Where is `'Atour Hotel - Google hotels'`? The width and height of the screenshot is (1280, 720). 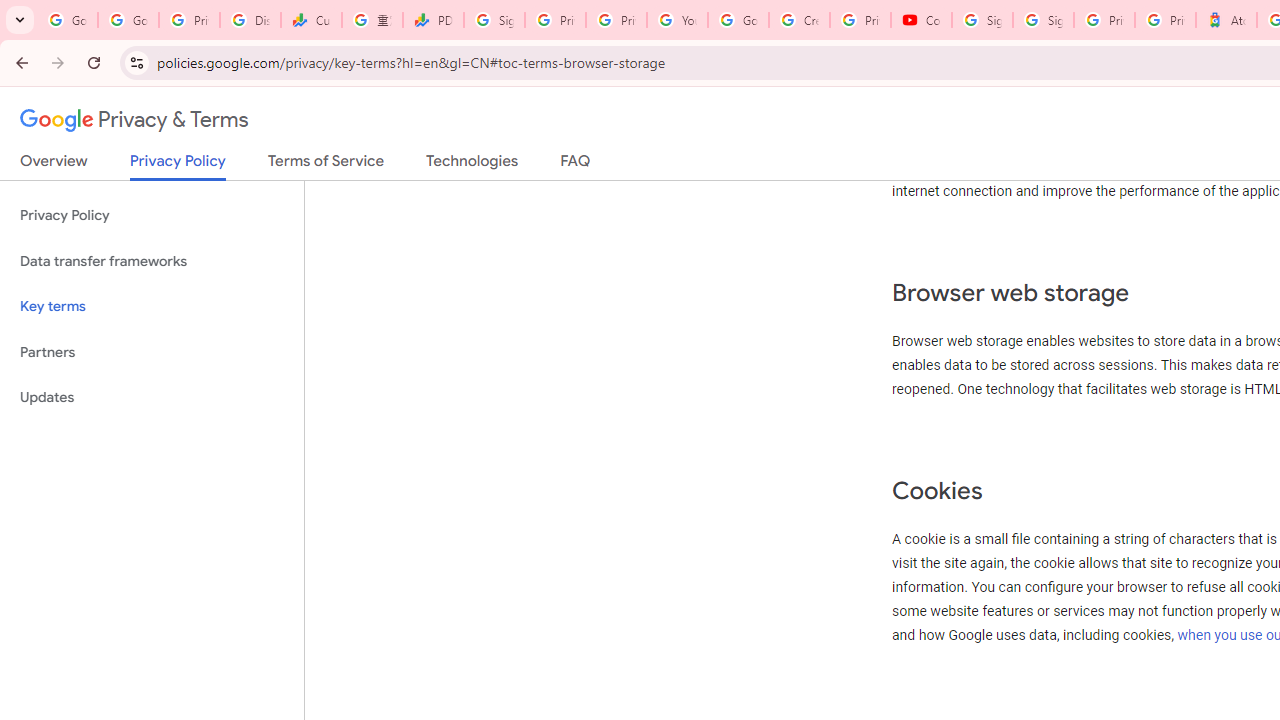 'Atour Hotel - Google hotels' is located at coordinates (1225, 20).